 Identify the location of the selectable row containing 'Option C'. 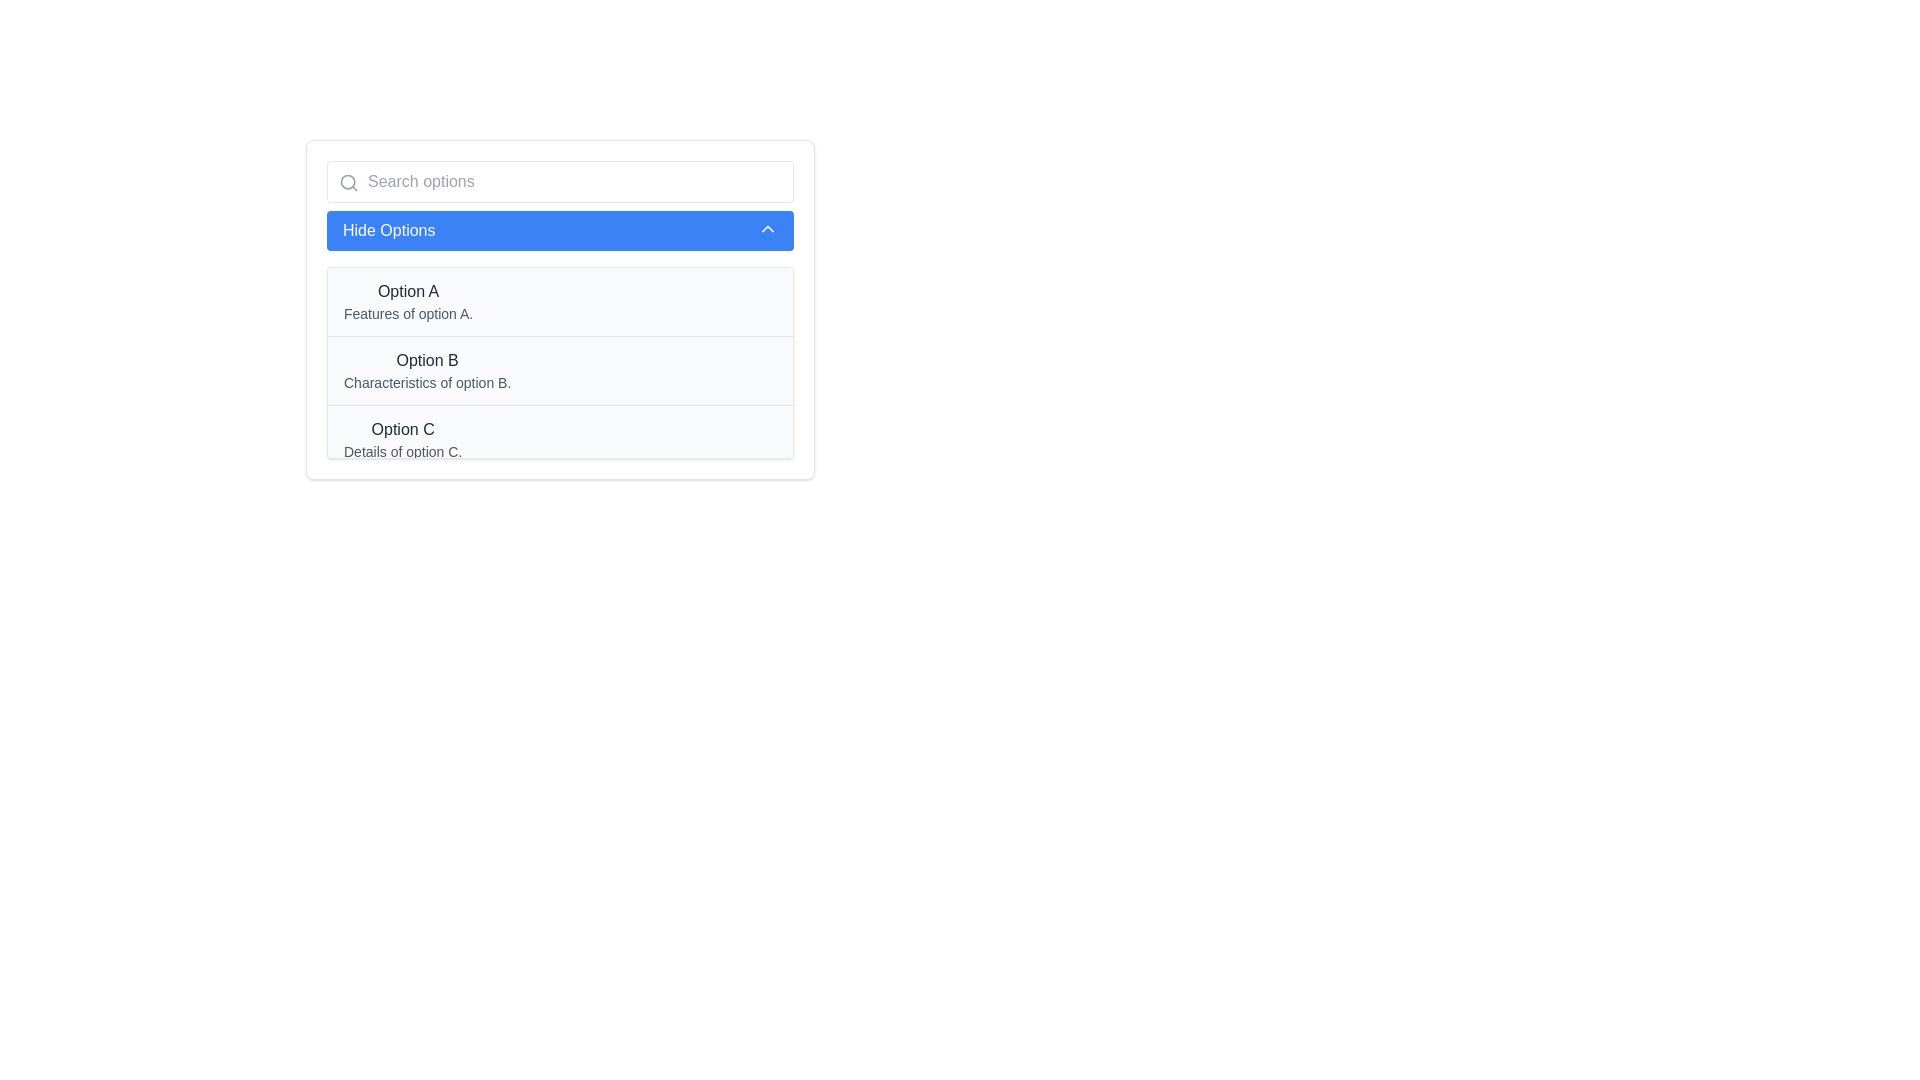
(560, 438).